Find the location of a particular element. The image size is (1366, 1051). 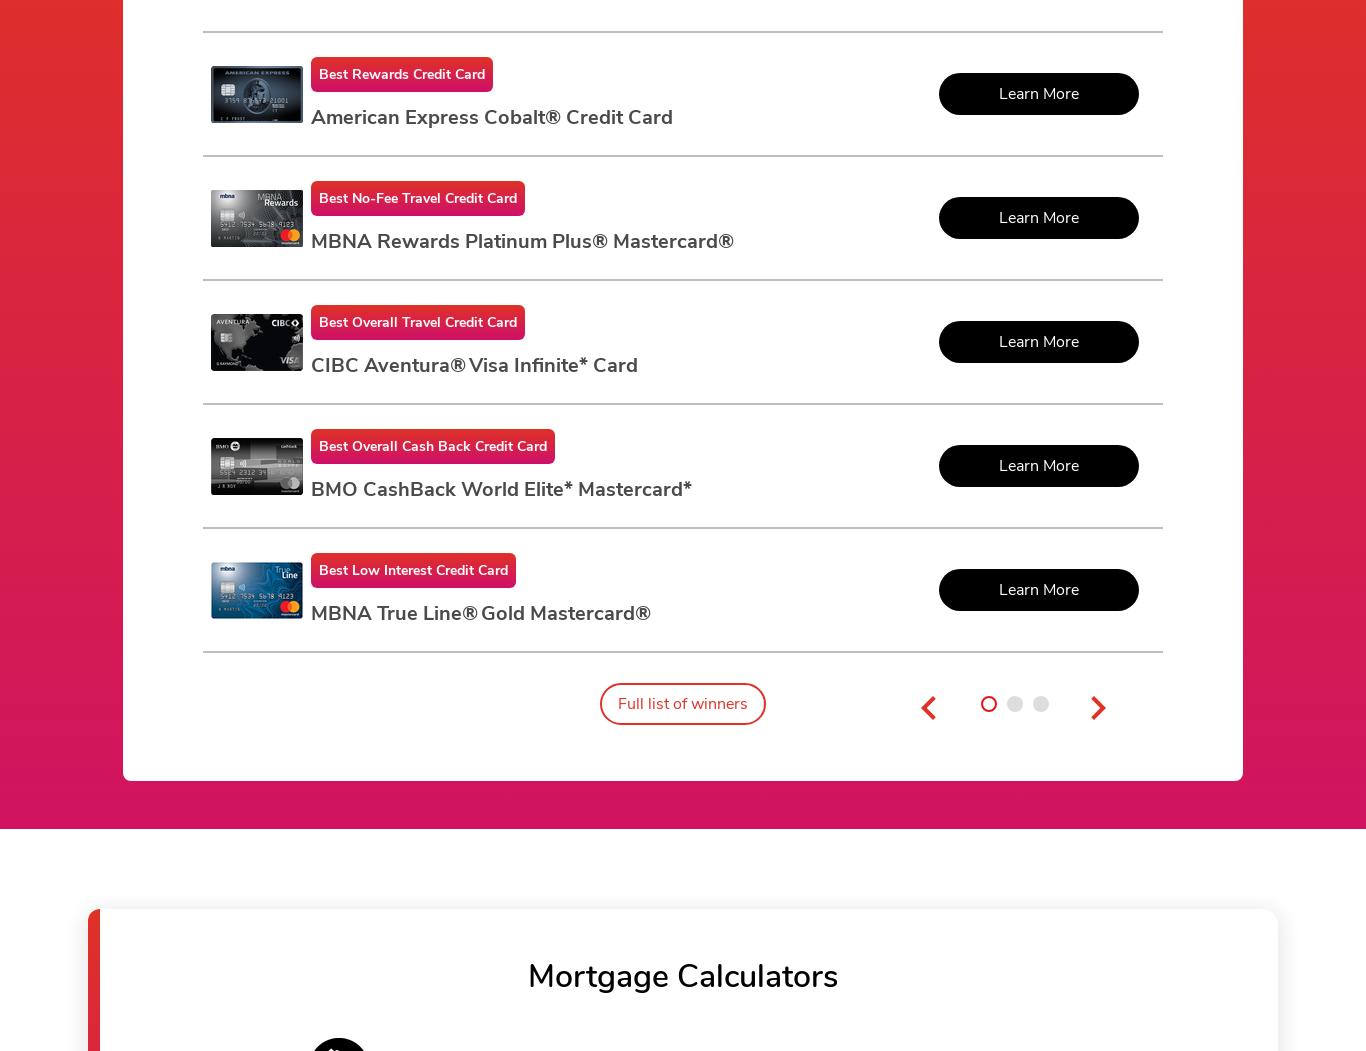

'Mortgage Calculators' is located at coordinates (683, 976).